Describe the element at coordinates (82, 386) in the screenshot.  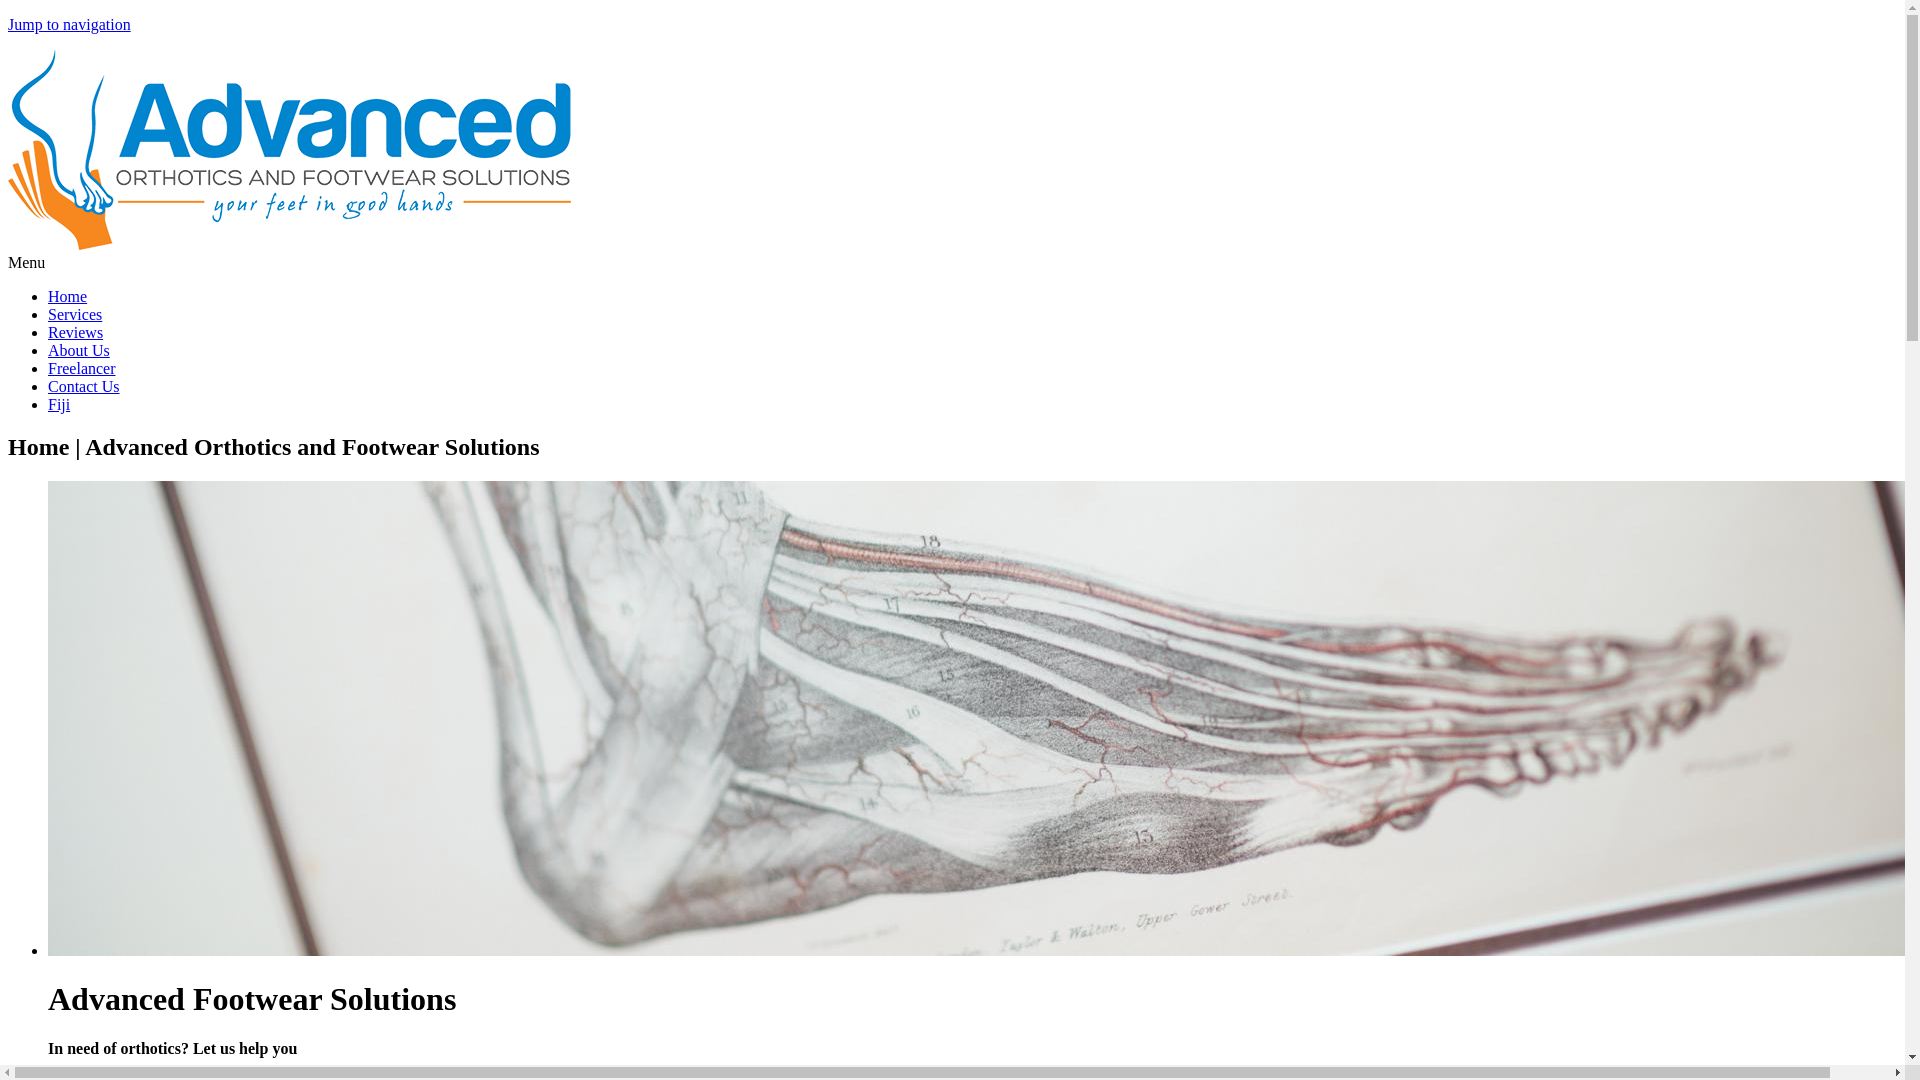
I see `'Contact Us'` at that location.